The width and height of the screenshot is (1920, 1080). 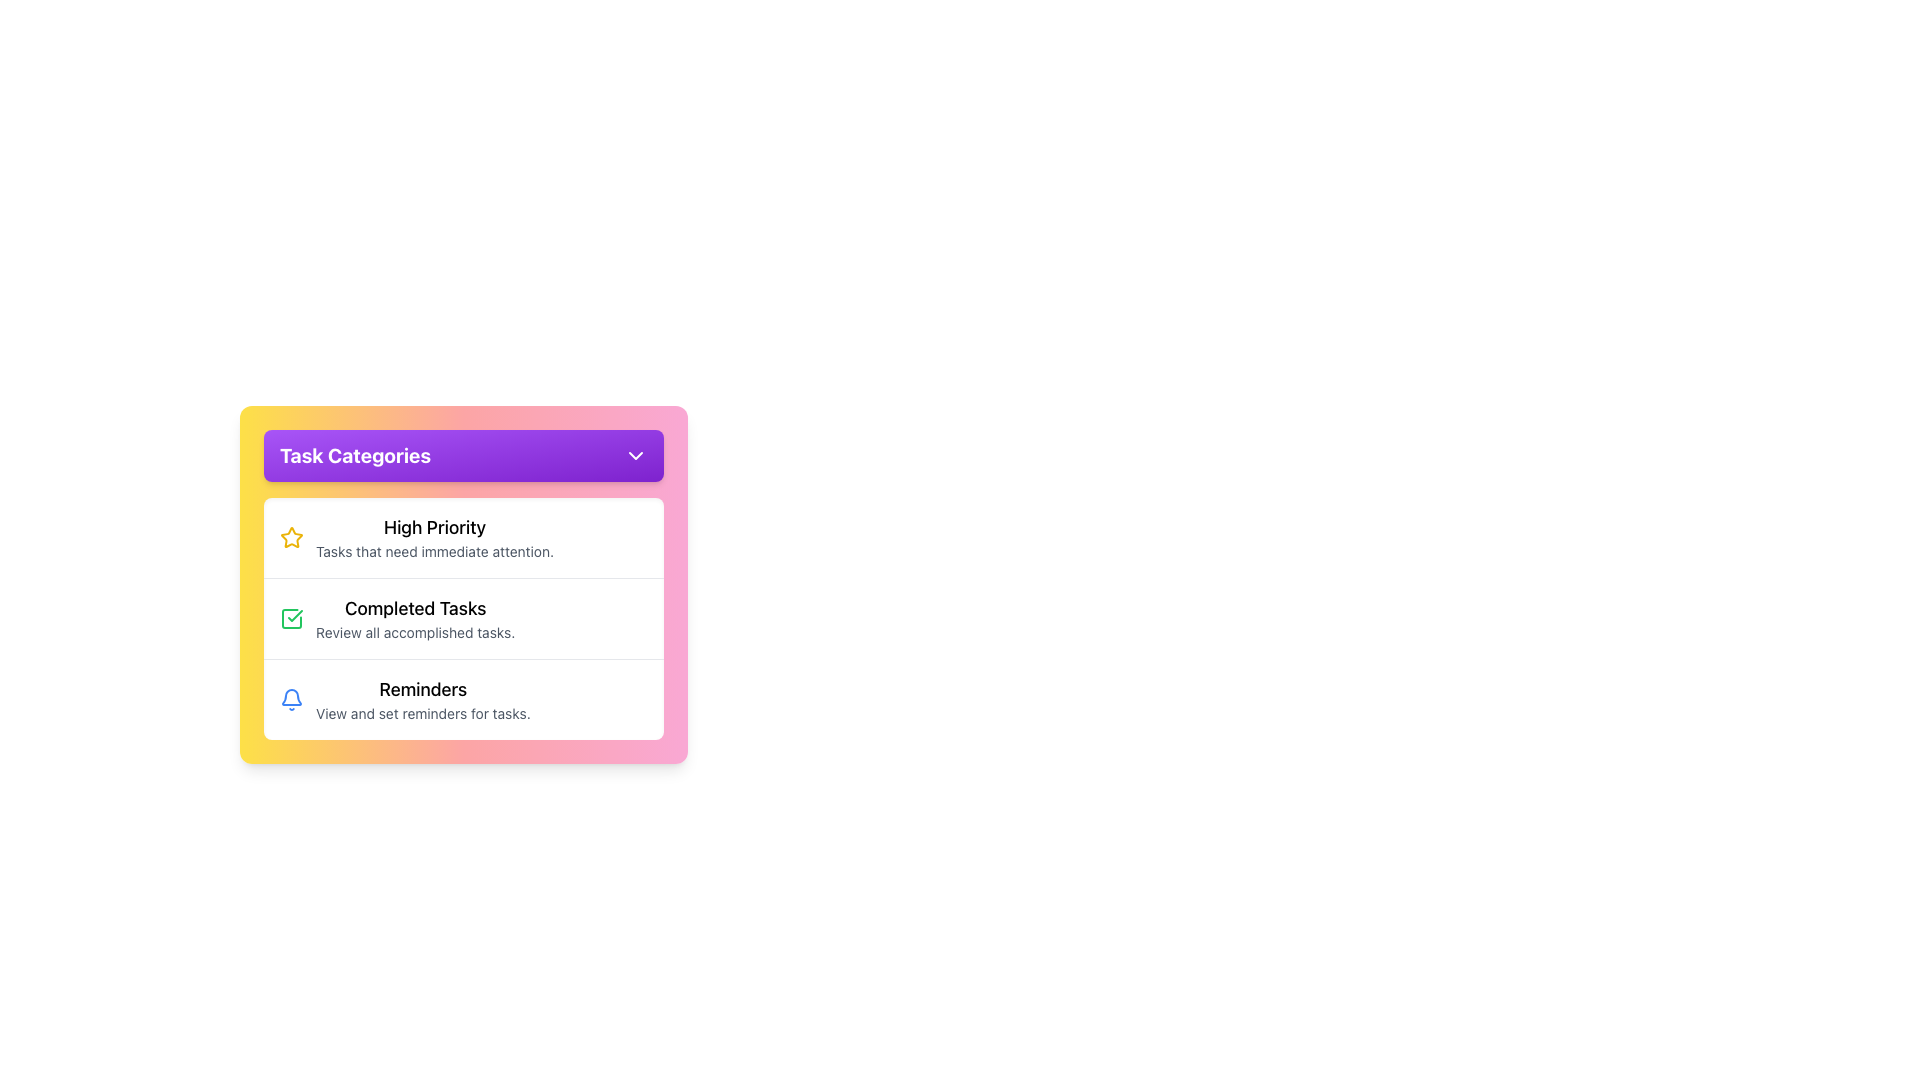 I want to click on the blue bell-shaped icon with a thin rounded outline, which is the third icon in the list located to the left of the 'Reminders' label in the 'Task Categories' section, so click(x=291, y=698).